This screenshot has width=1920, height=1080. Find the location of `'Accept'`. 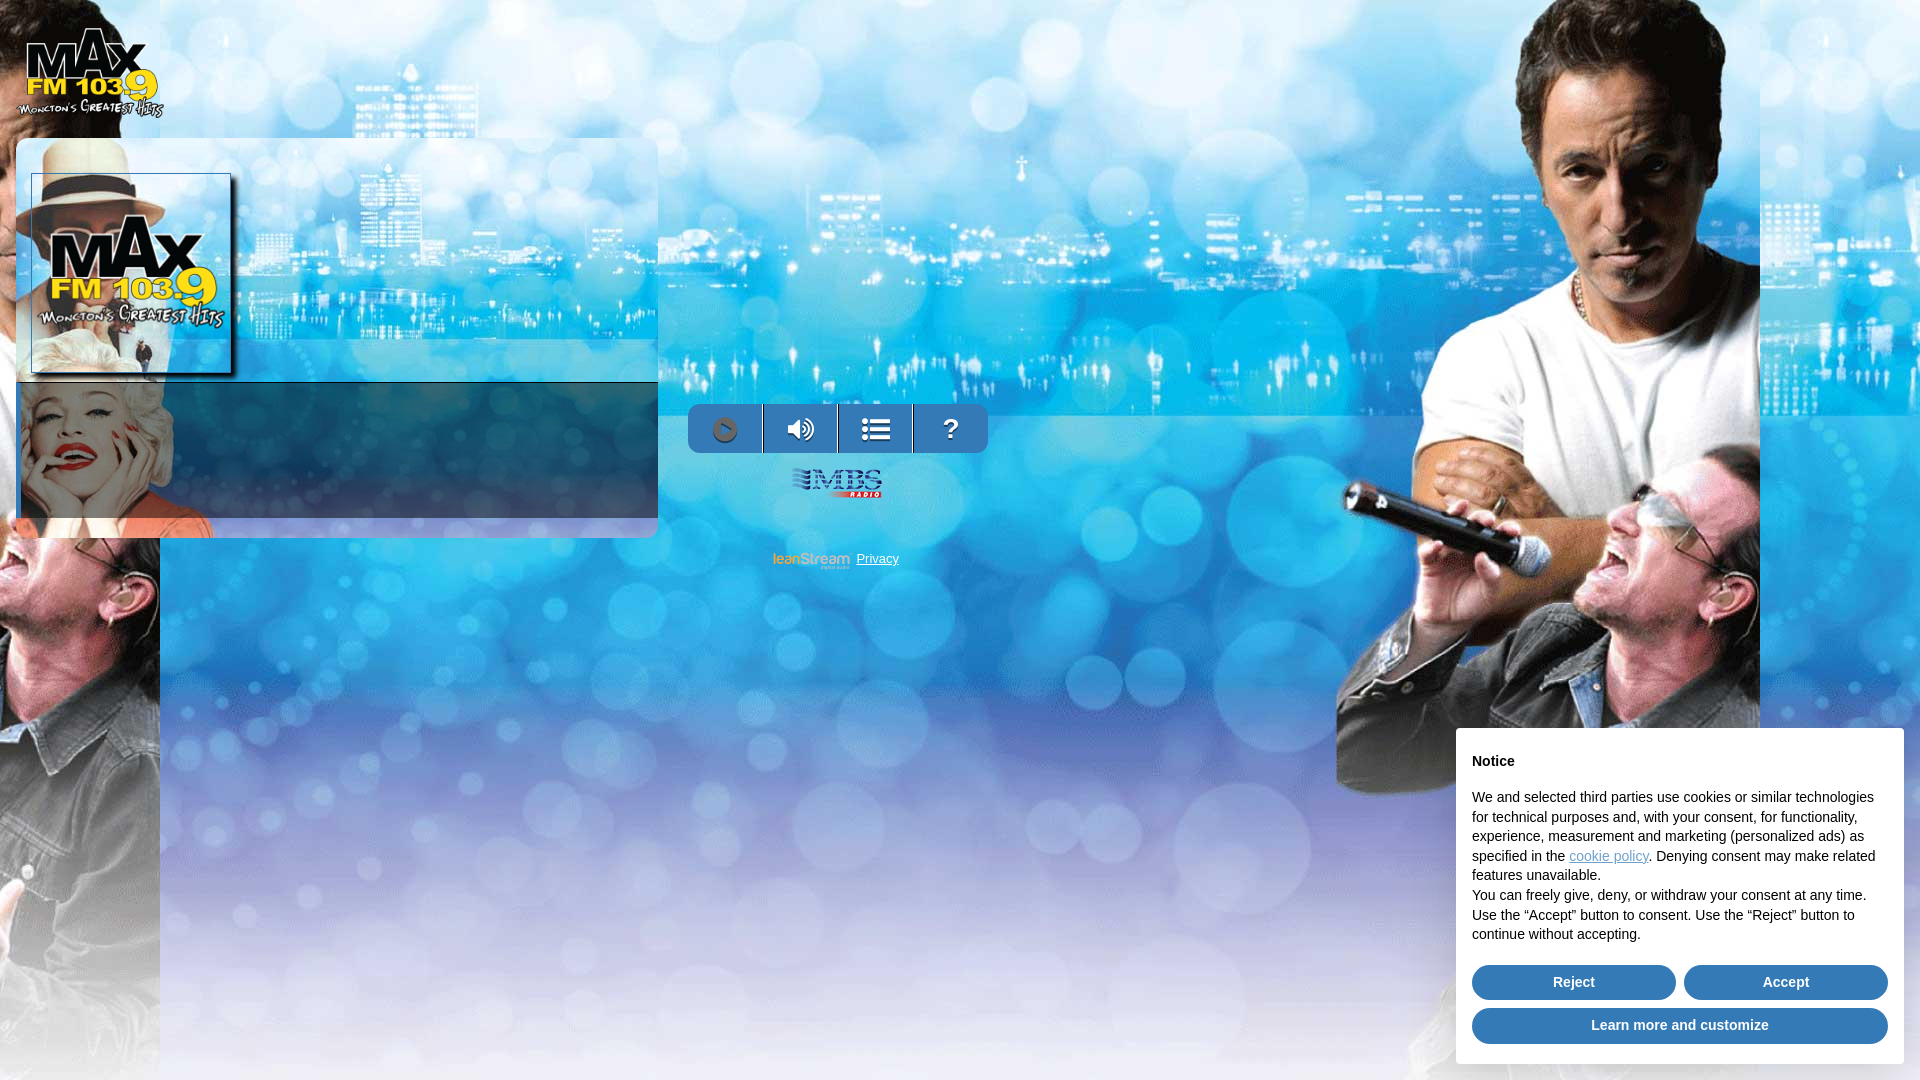

'Accept' is located at coordinates (1785, 982).